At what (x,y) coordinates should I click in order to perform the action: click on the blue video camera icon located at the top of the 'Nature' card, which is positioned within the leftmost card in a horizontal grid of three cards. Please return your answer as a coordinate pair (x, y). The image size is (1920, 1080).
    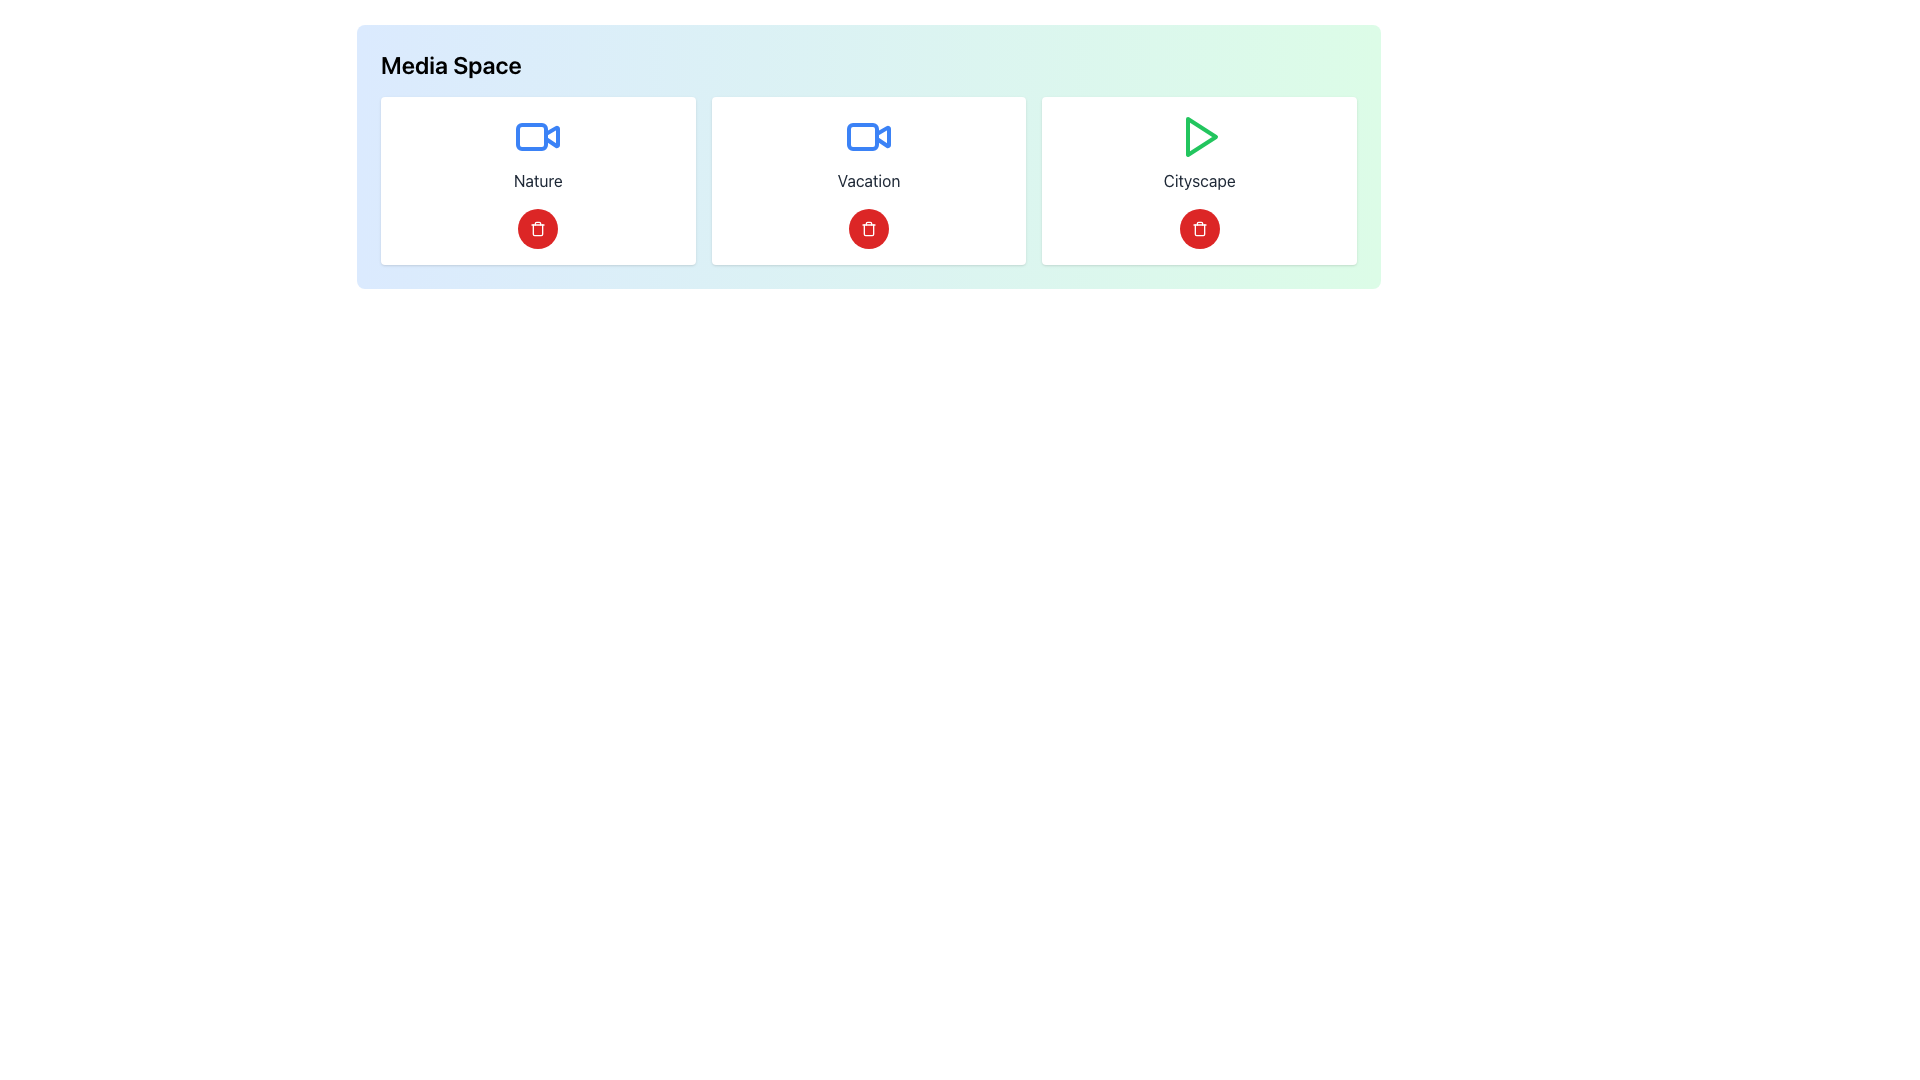
    Looking at the image, I should click on (538, 136).